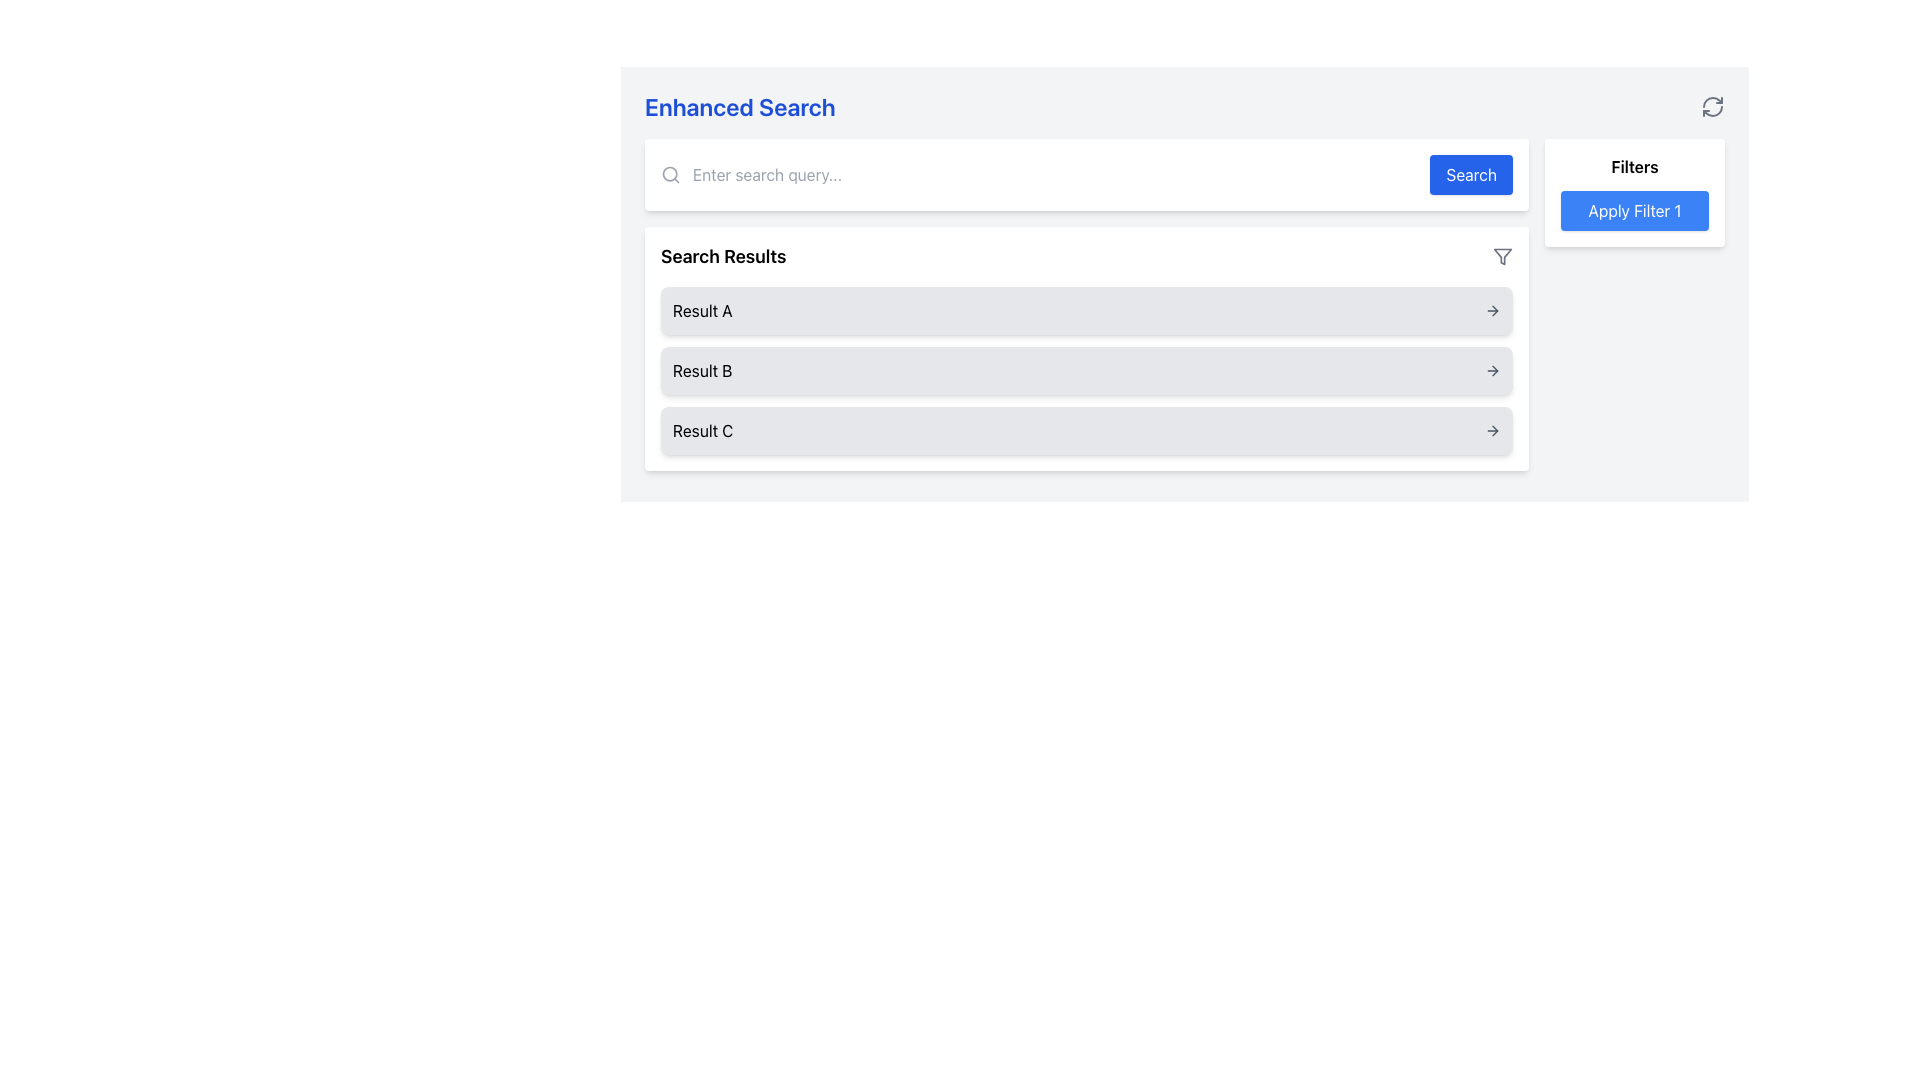  What do you see at coordinates (1085, 370) in the screenshot?
I see `the list item labeled 'Result B'` at bounding box center [1085, 370].